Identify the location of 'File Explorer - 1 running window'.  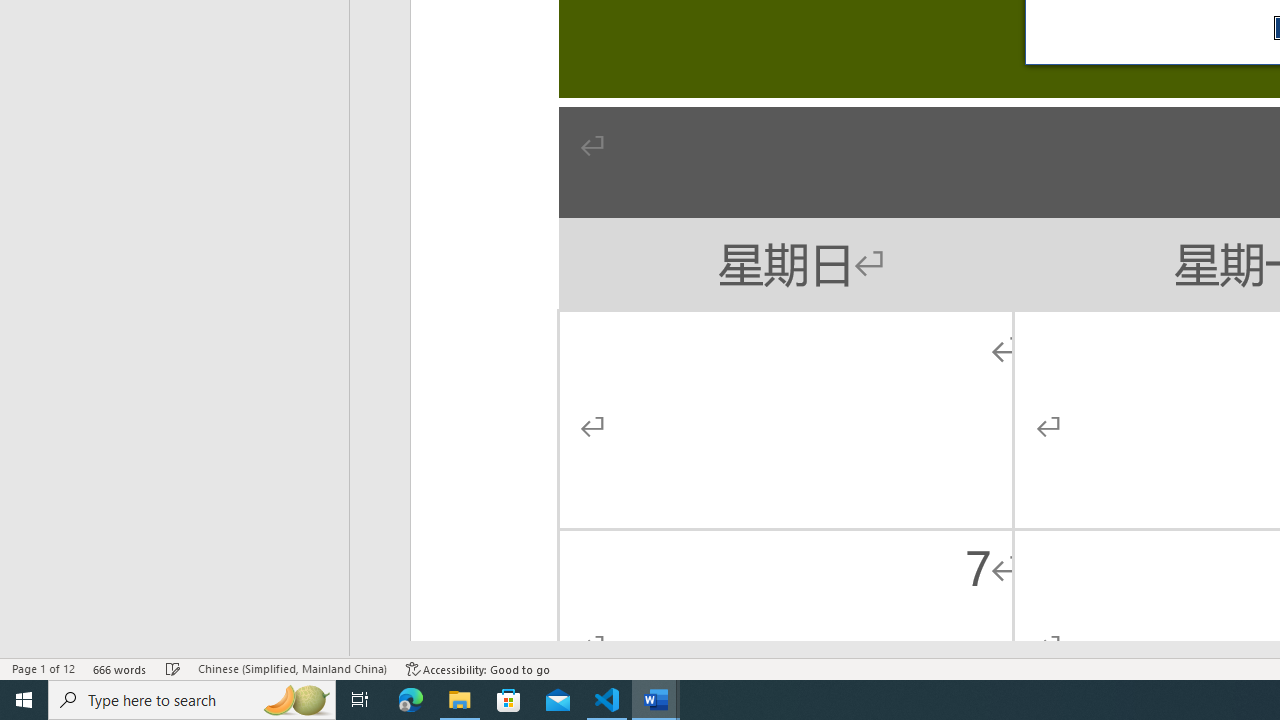
(459, 698).